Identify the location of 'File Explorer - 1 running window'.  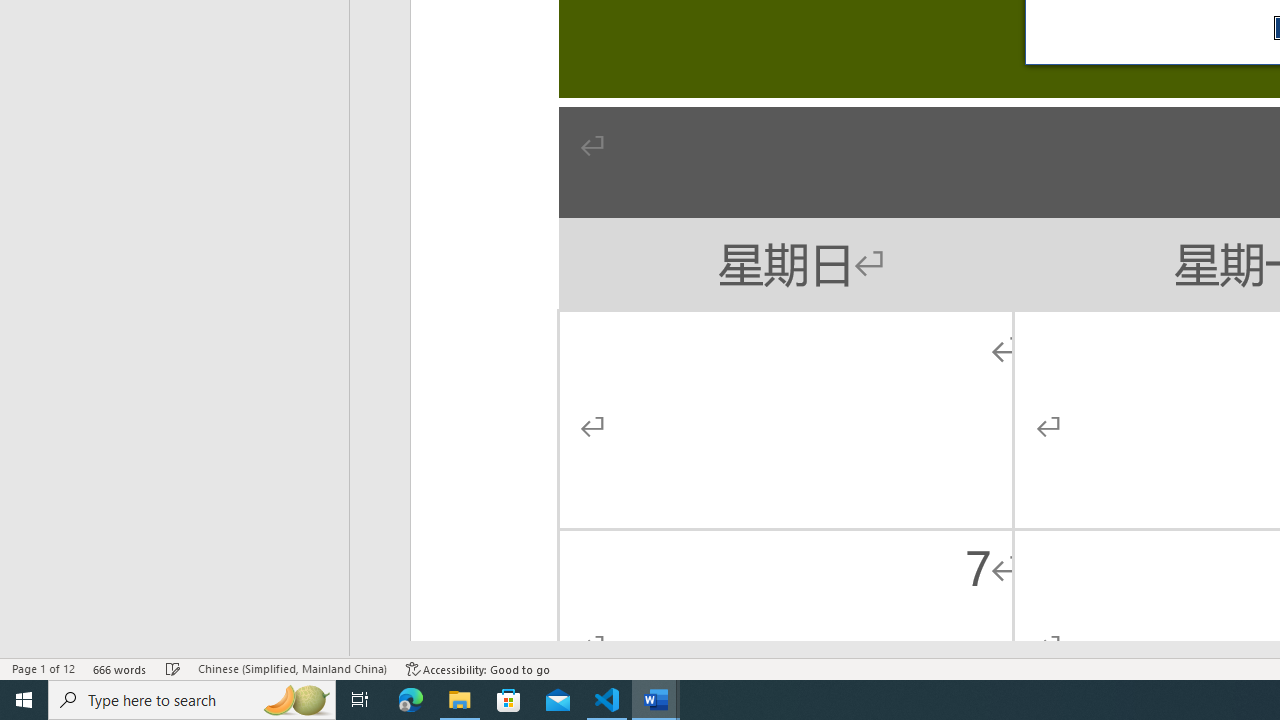
(459, 698).